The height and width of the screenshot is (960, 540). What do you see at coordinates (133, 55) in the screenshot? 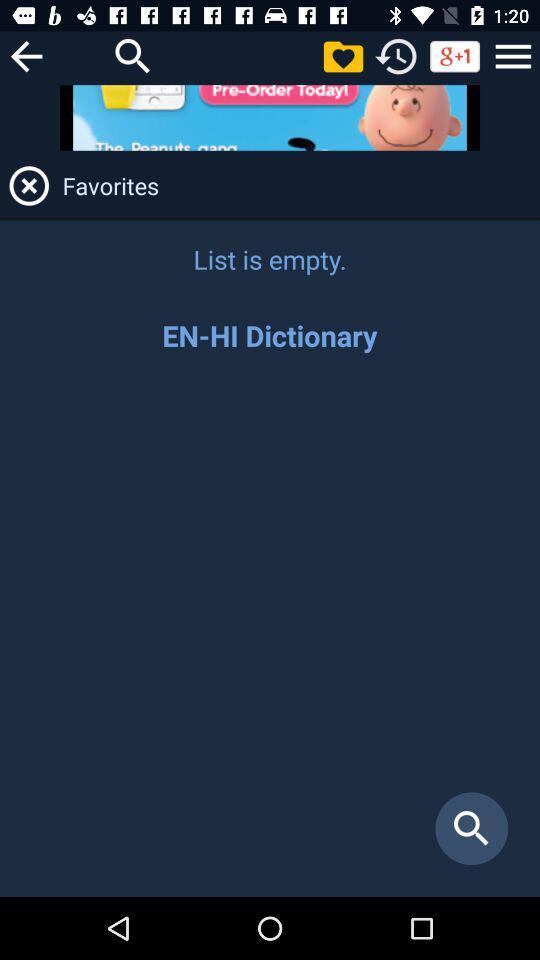
I see `open search bar` at bounding box center [133, 55].